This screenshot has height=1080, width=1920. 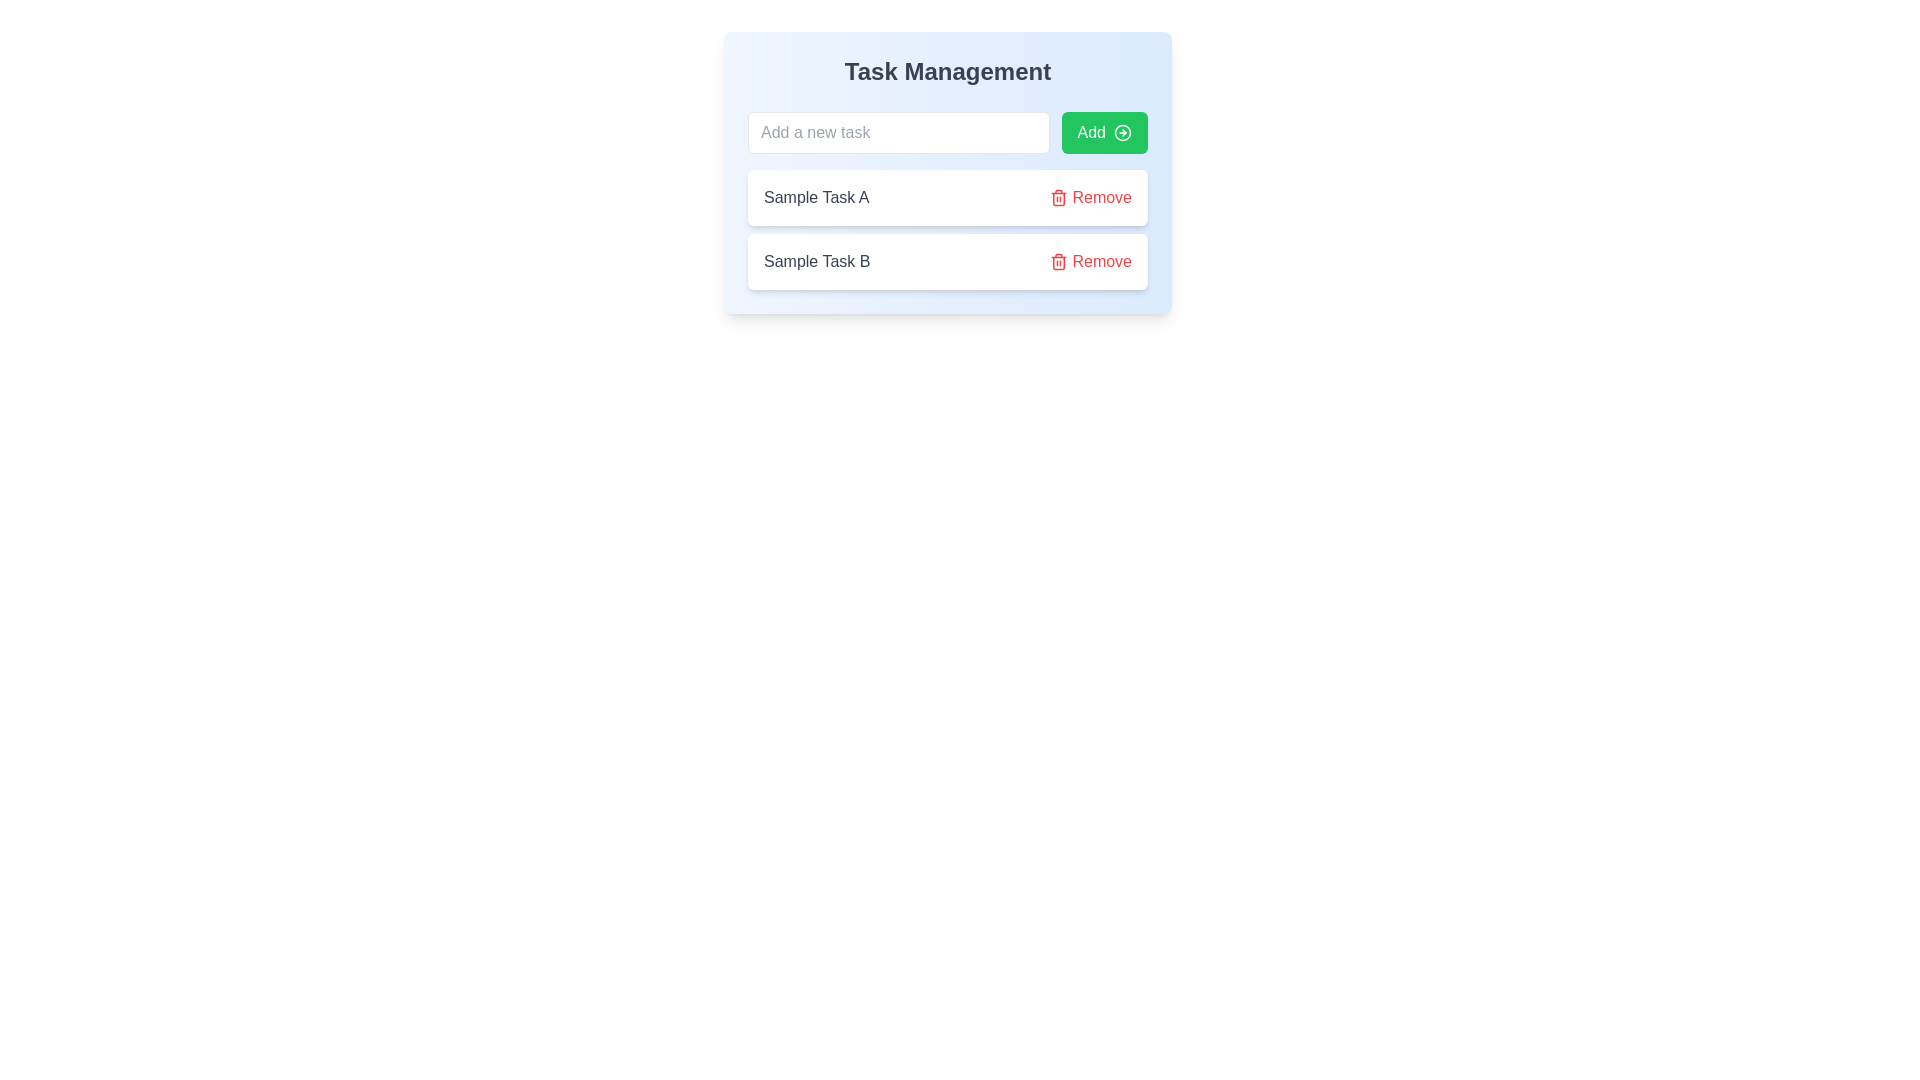 What do you see at coordinates (1123, 132) in the screenshot?
I see `the 'Add' icon located inside the button` at bounding box center [1123, 132].